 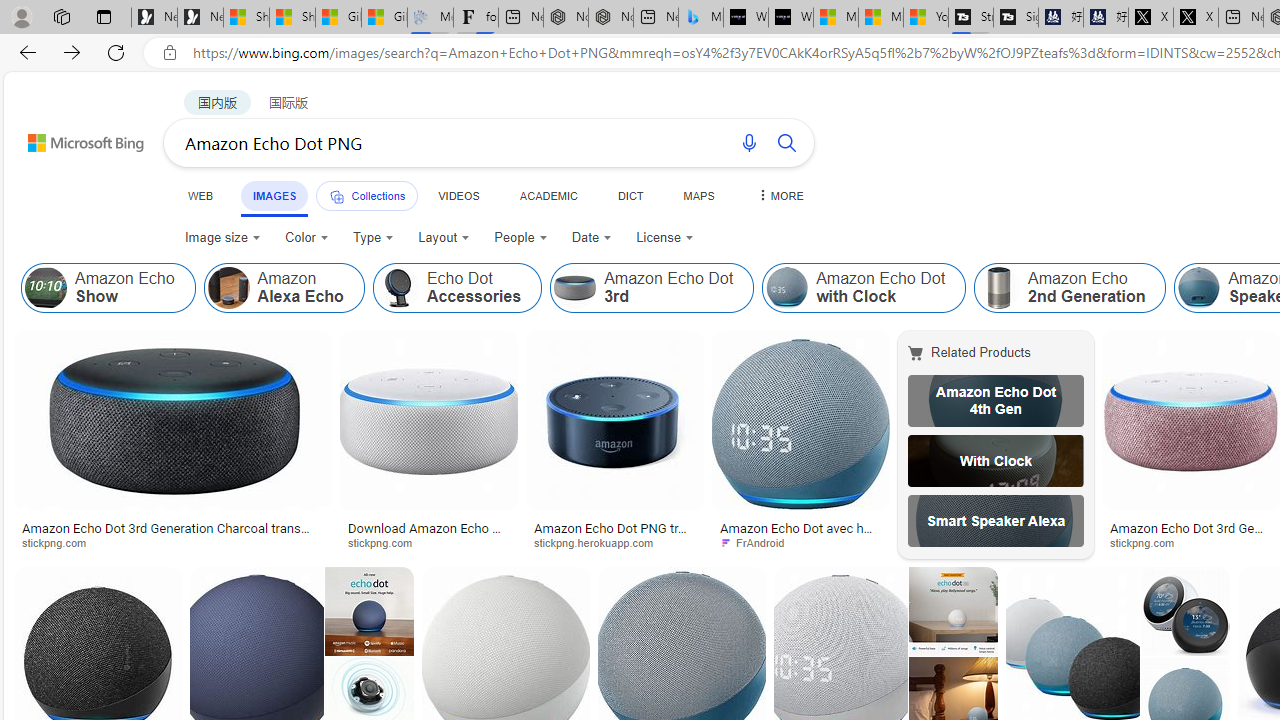 I want to click on 'Smart Speaker Alexa Echo Dot', so click(x=995, y=520).